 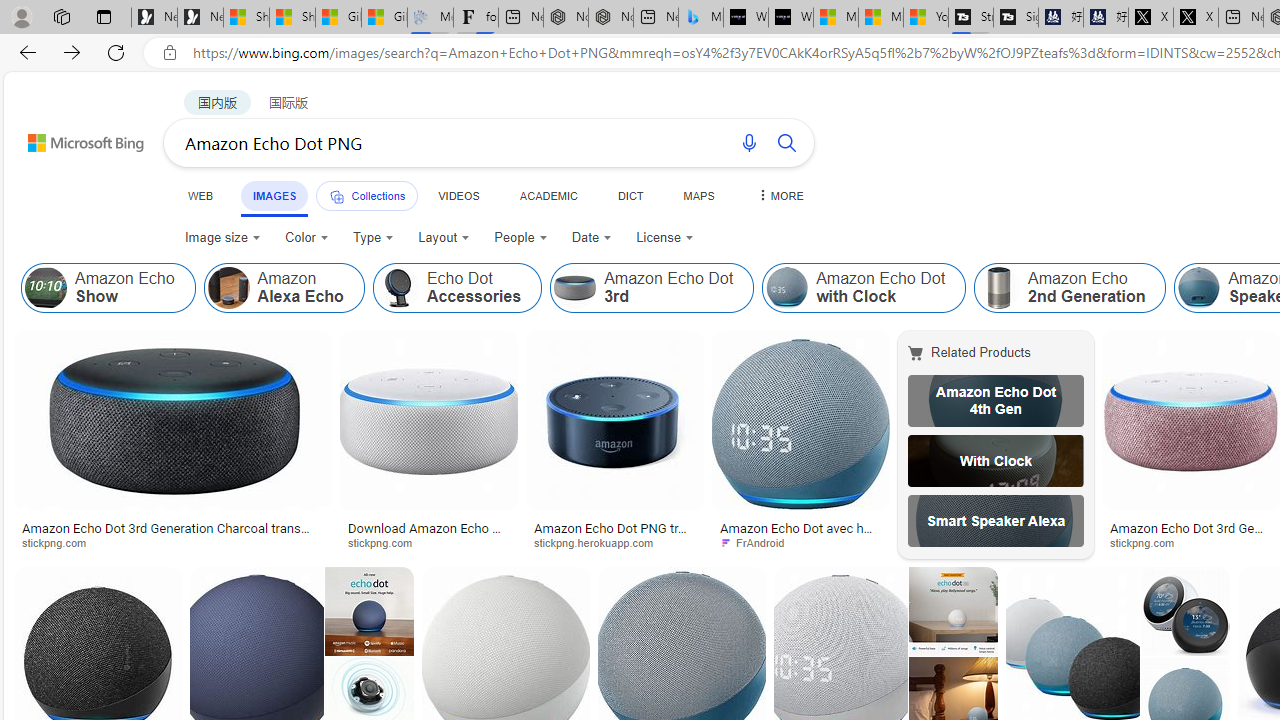 I want to click on 'Smart Speaker Alexa Echo Dot', so click(x=995, y=520).